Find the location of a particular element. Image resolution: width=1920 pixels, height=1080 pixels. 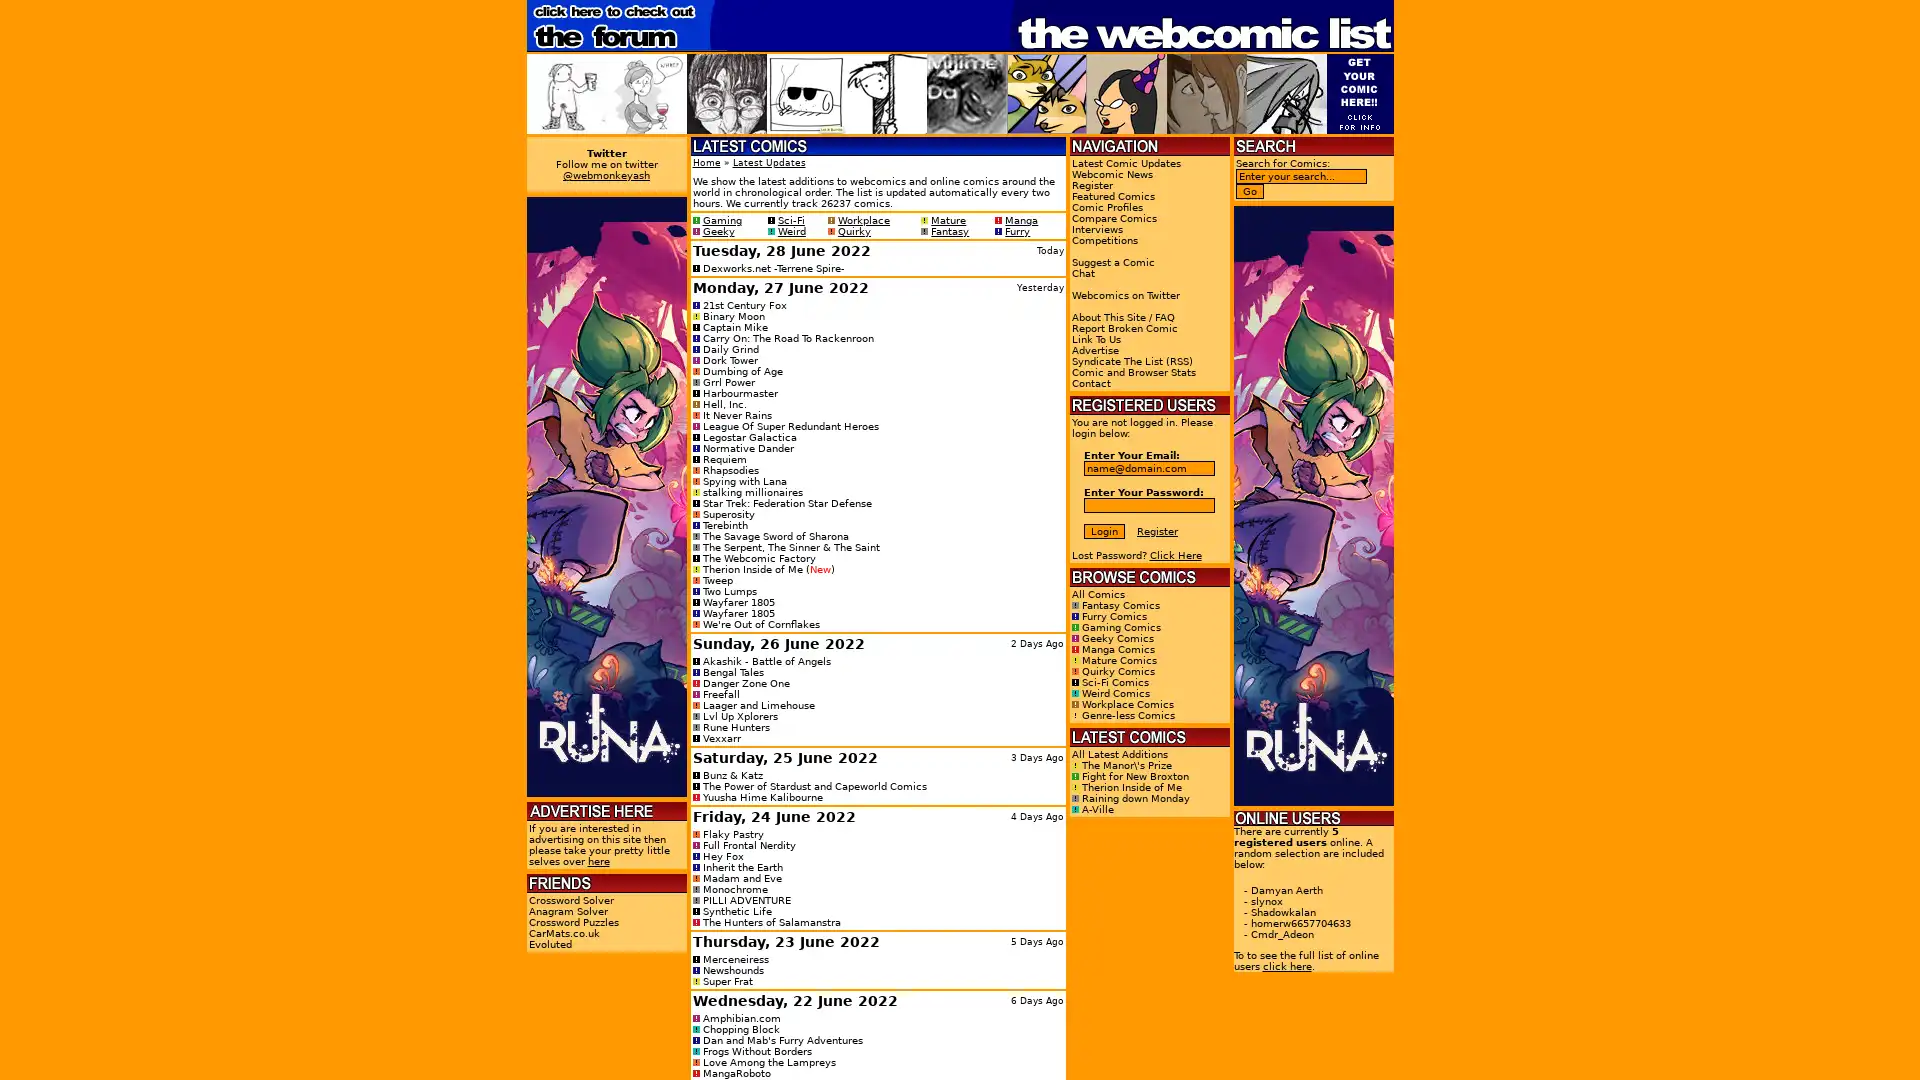

Login is located at coordinates (1103, 530).